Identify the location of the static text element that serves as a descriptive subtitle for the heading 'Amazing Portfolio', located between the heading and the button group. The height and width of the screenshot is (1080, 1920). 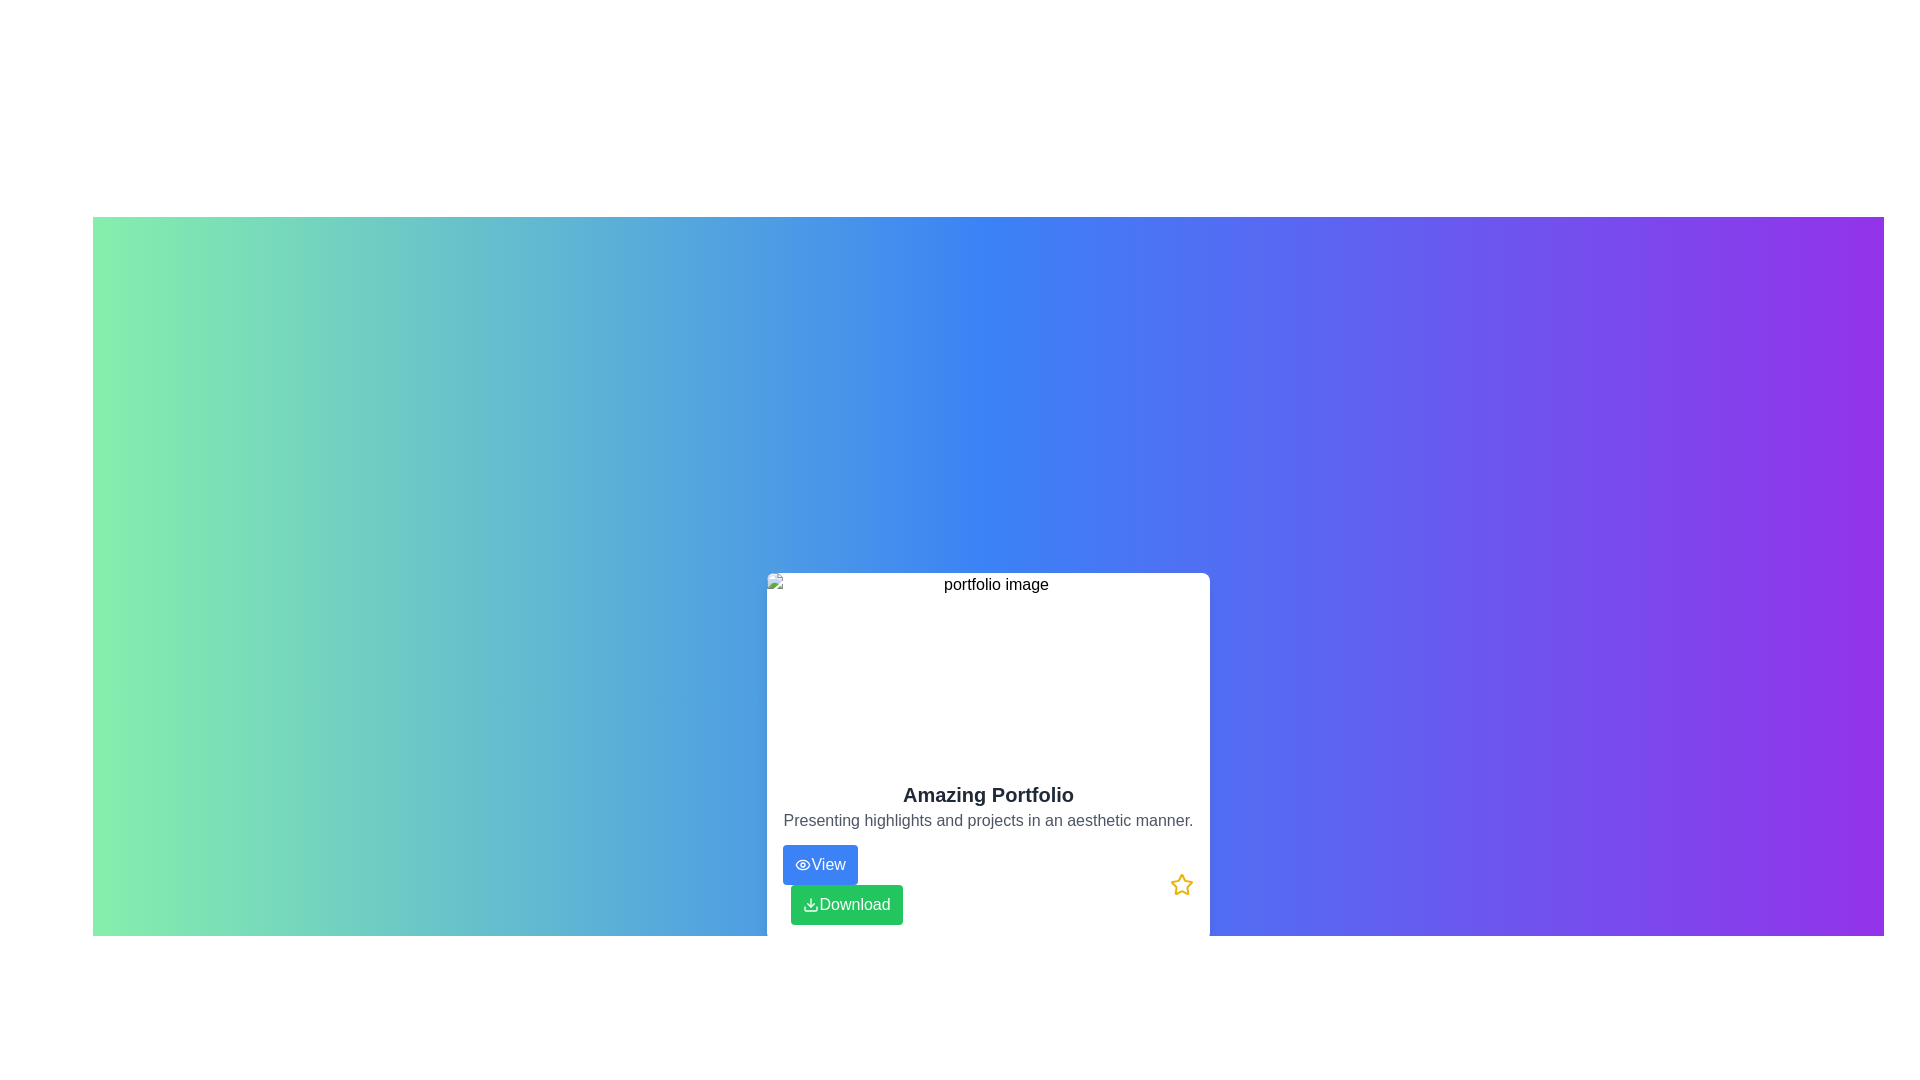
(988, 821).